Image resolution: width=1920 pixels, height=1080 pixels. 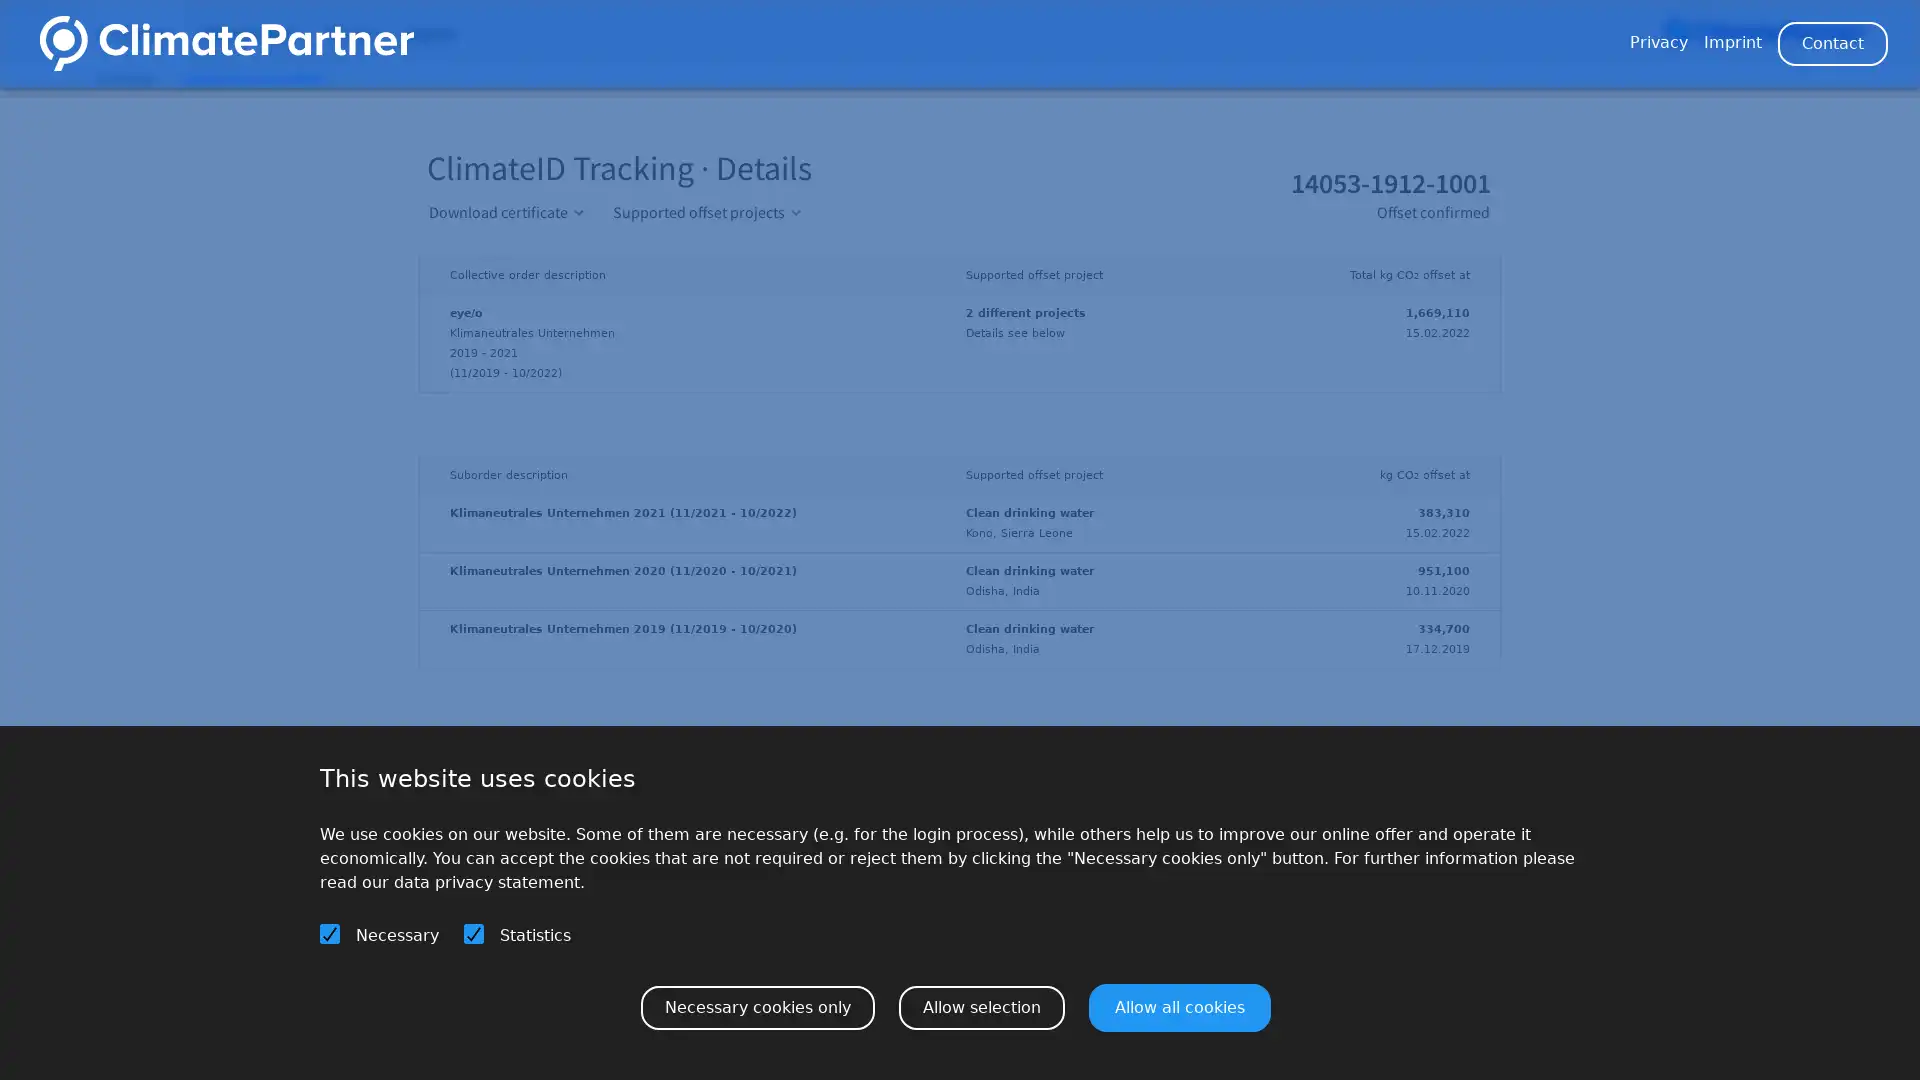 What do you see at coordinates (1180, 1006) in the screenshot?
I see `Allow all cookies` at bounding box center [1180, 1006].